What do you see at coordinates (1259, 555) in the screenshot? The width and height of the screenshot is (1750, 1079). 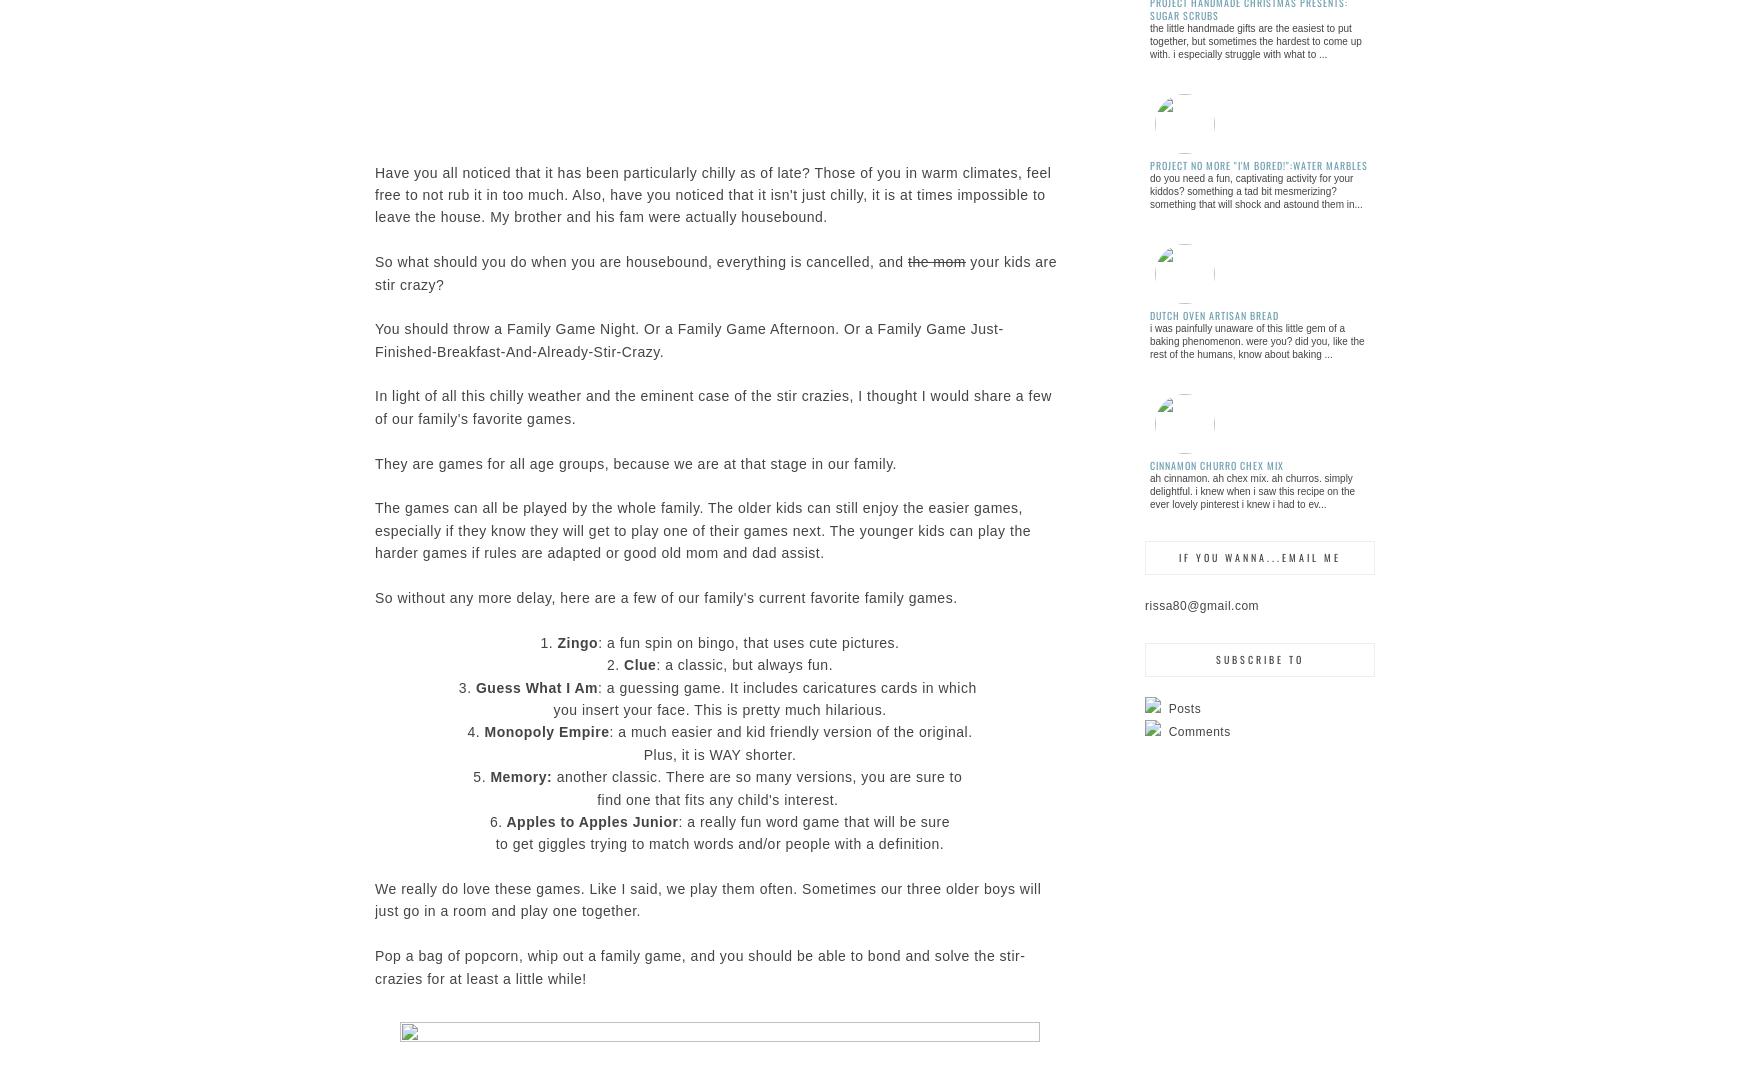 I see `'If You Wanna...Email Me'` at bounding box center [1259, 555].